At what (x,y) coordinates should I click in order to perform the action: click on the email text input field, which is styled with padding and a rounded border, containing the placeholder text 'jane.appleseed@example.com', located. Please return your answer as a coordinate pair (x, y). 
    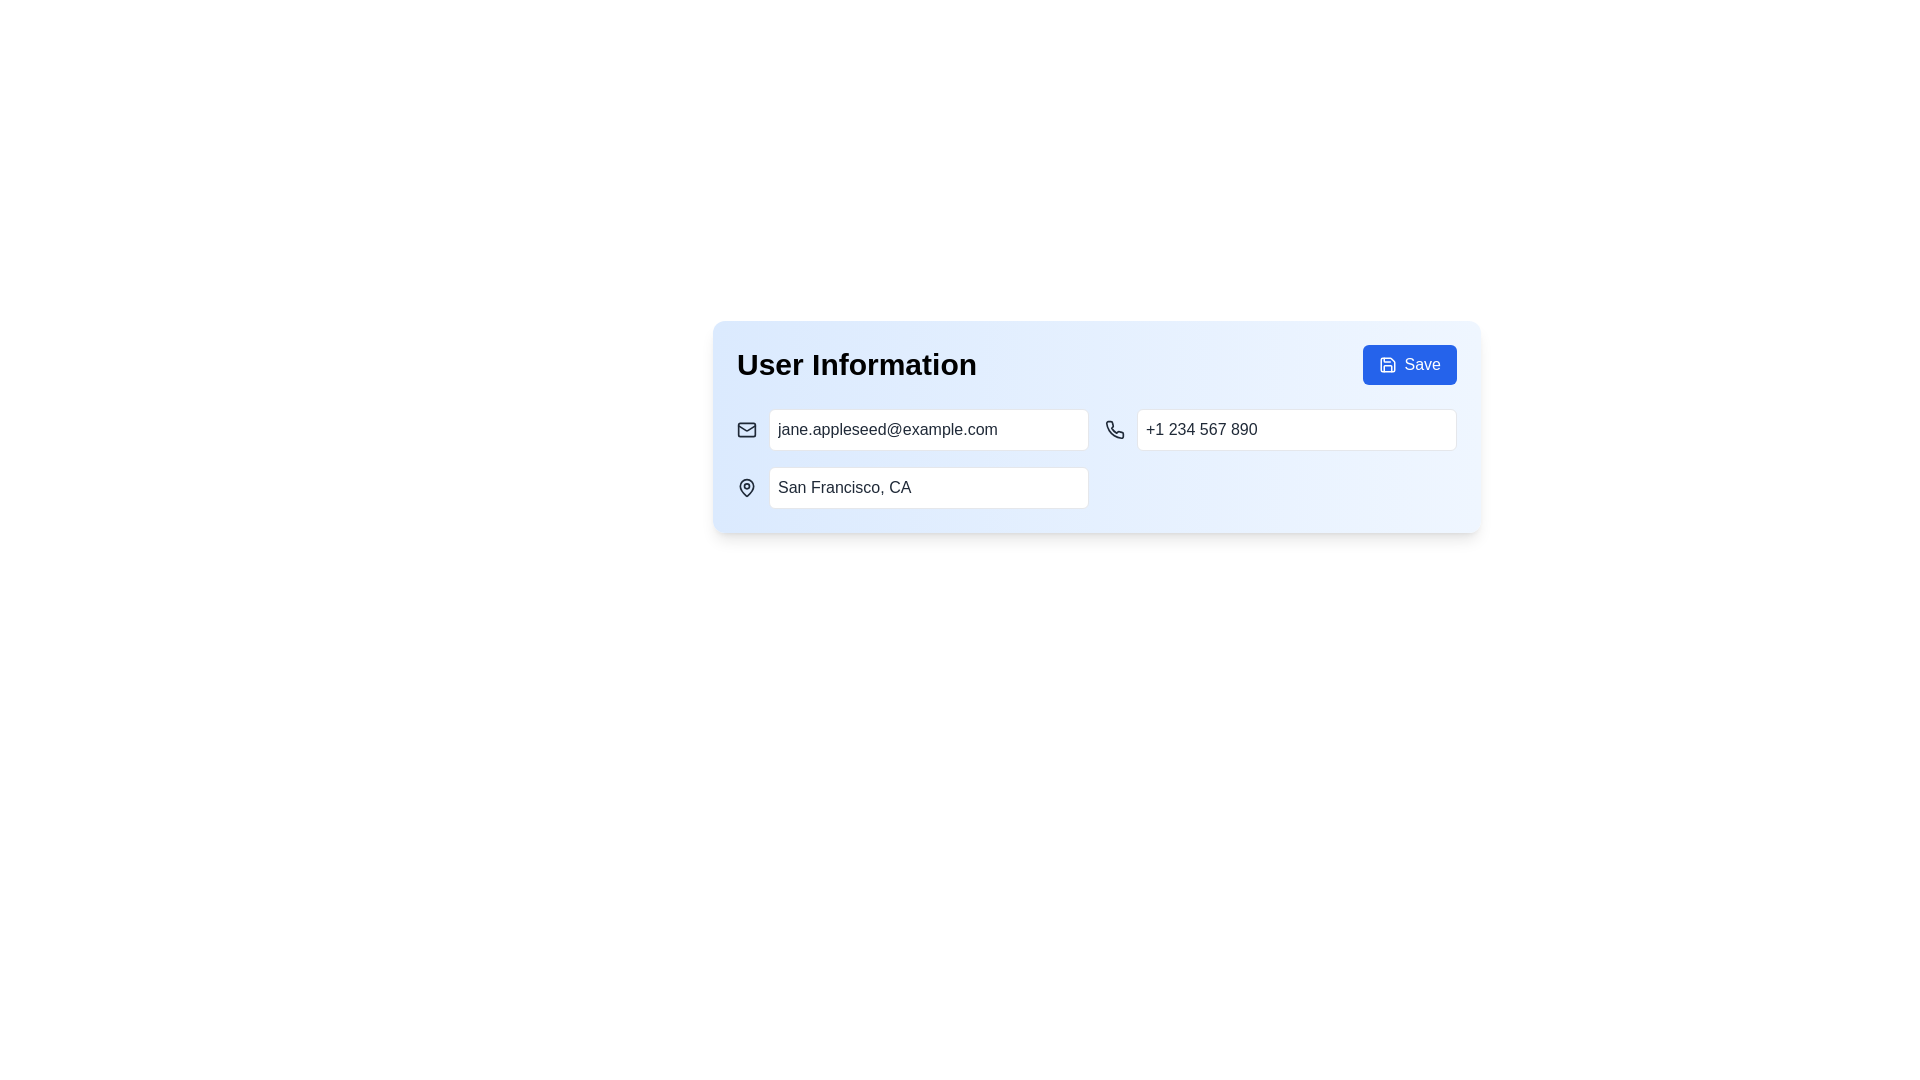
    Looking at the image, I should click on (928, 428).